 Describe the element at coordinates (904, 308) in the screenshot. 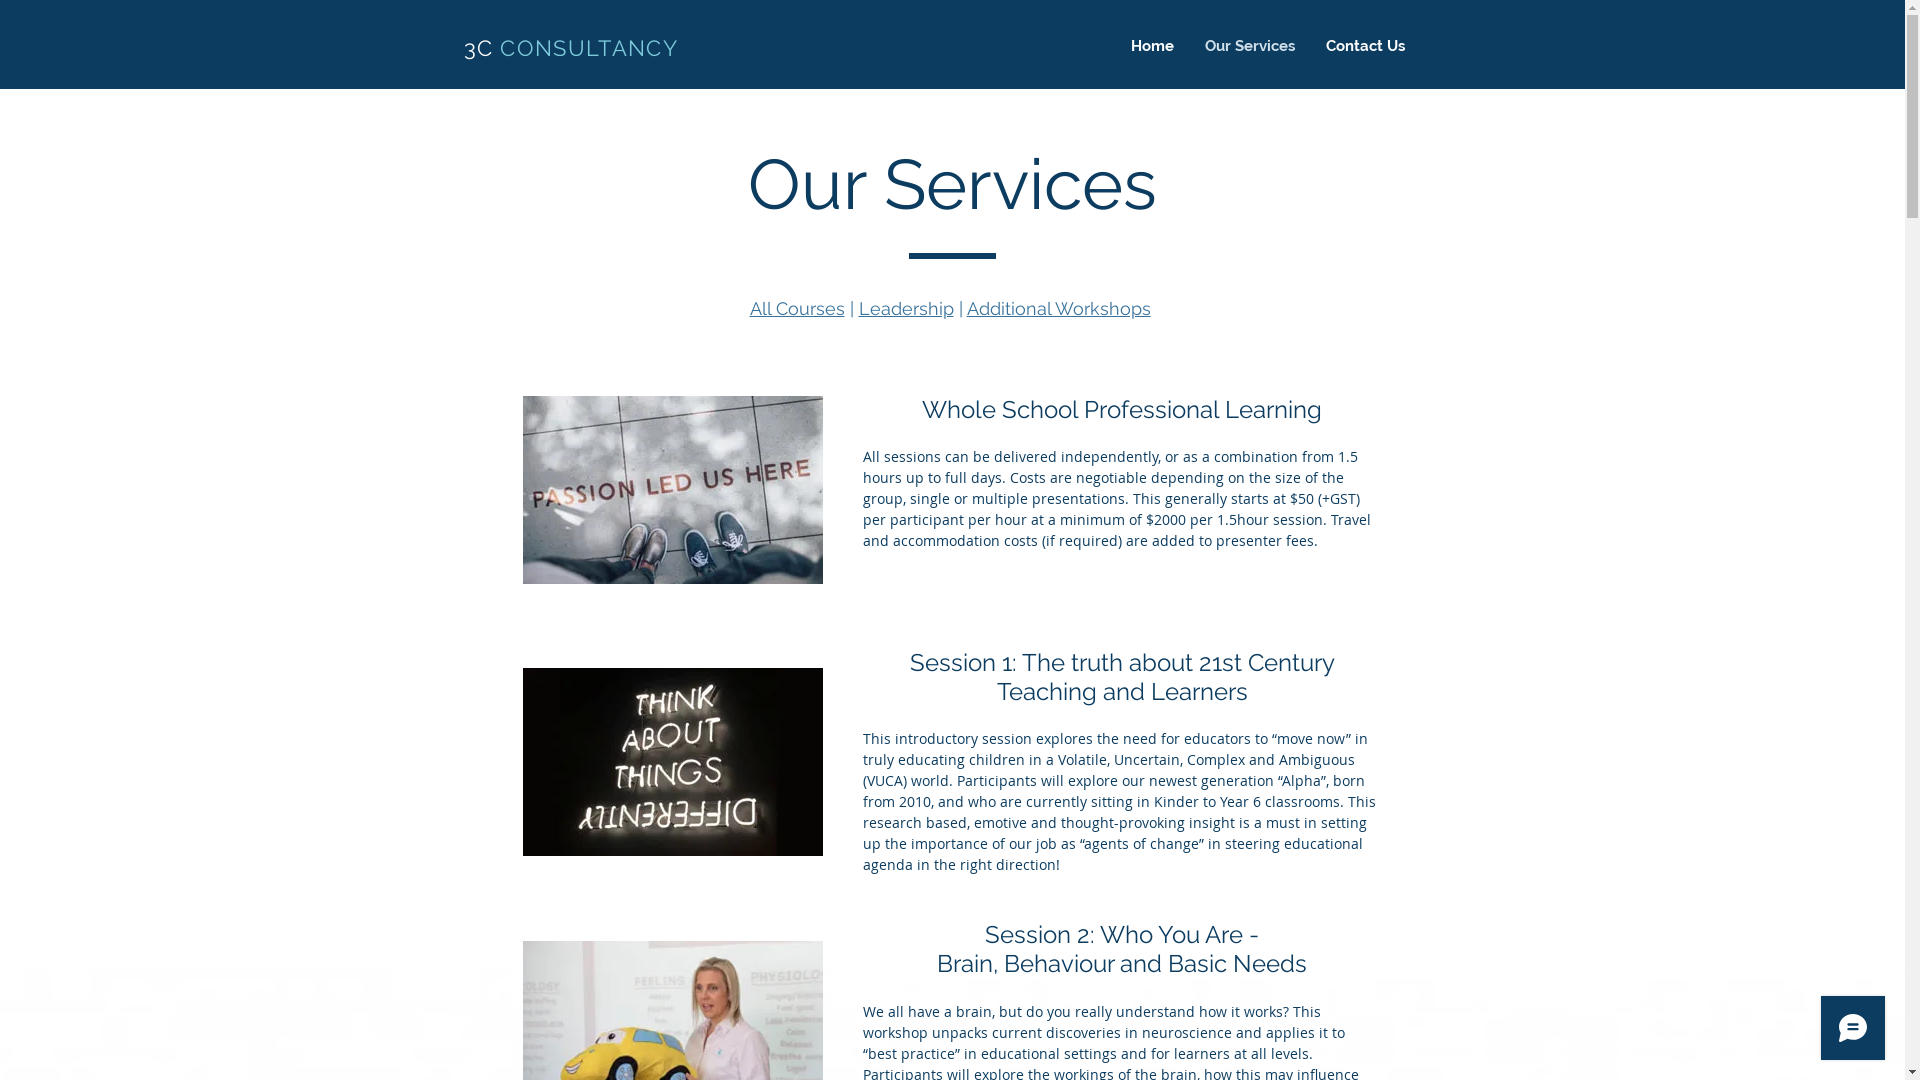

I see `'Leadership'` at that location.